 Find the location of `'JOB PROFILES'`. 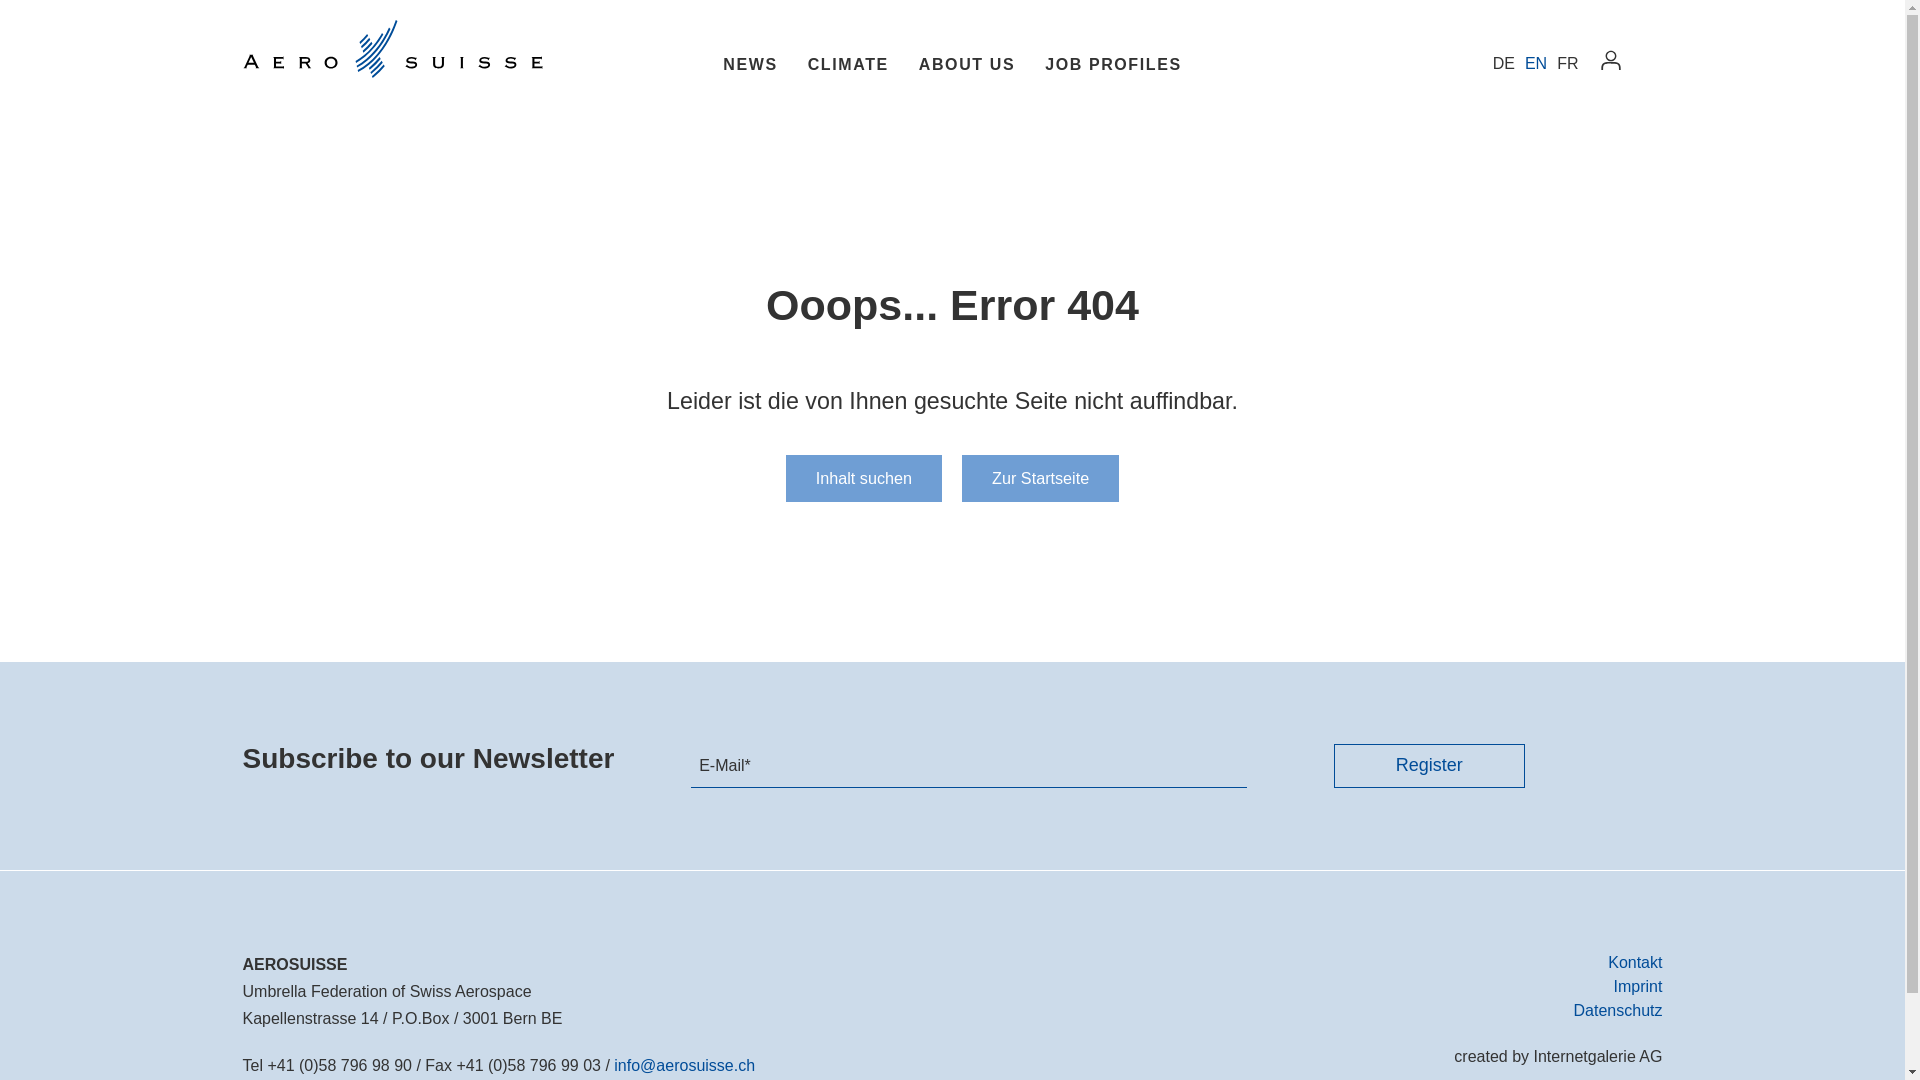

'JOB PROFILES' is located at coordinates (1112, 58).